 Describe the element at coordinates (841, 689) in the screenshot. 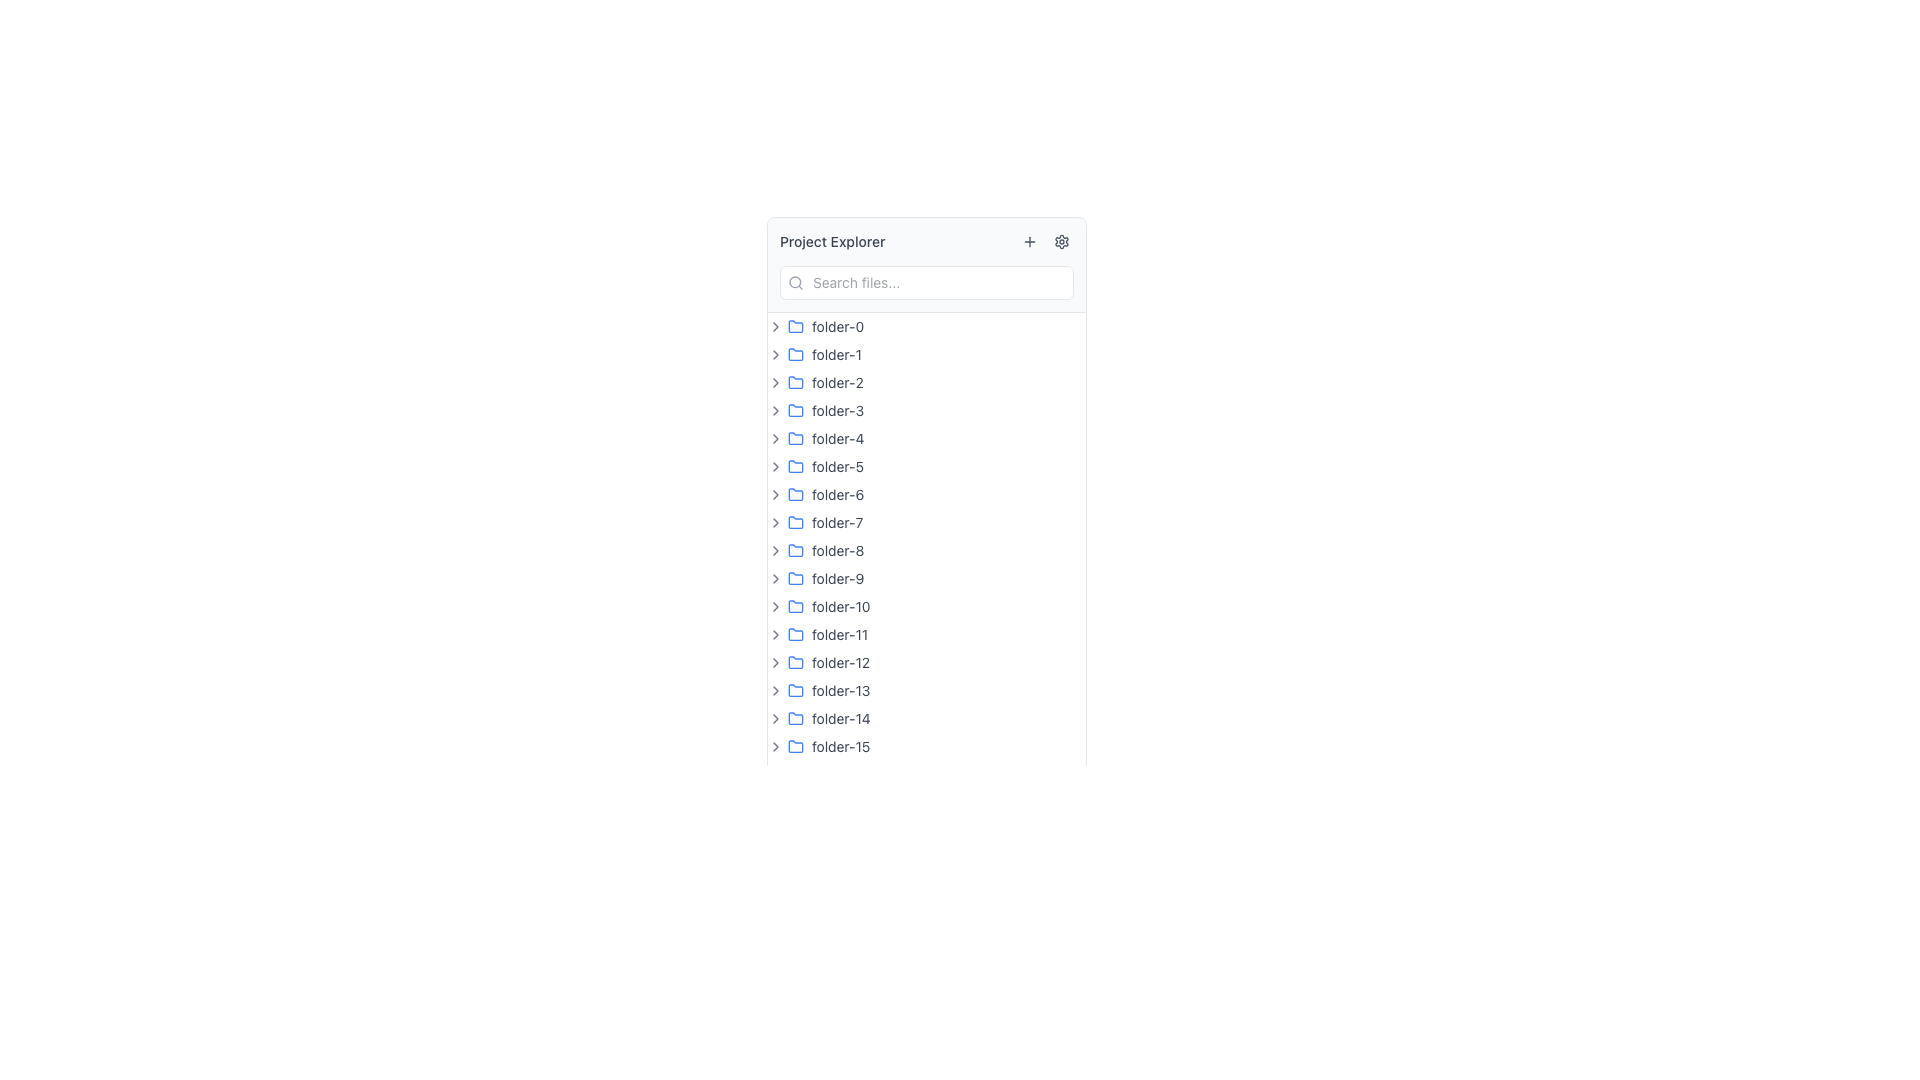

I see `the text label displaying 'folder-13'` at that location.